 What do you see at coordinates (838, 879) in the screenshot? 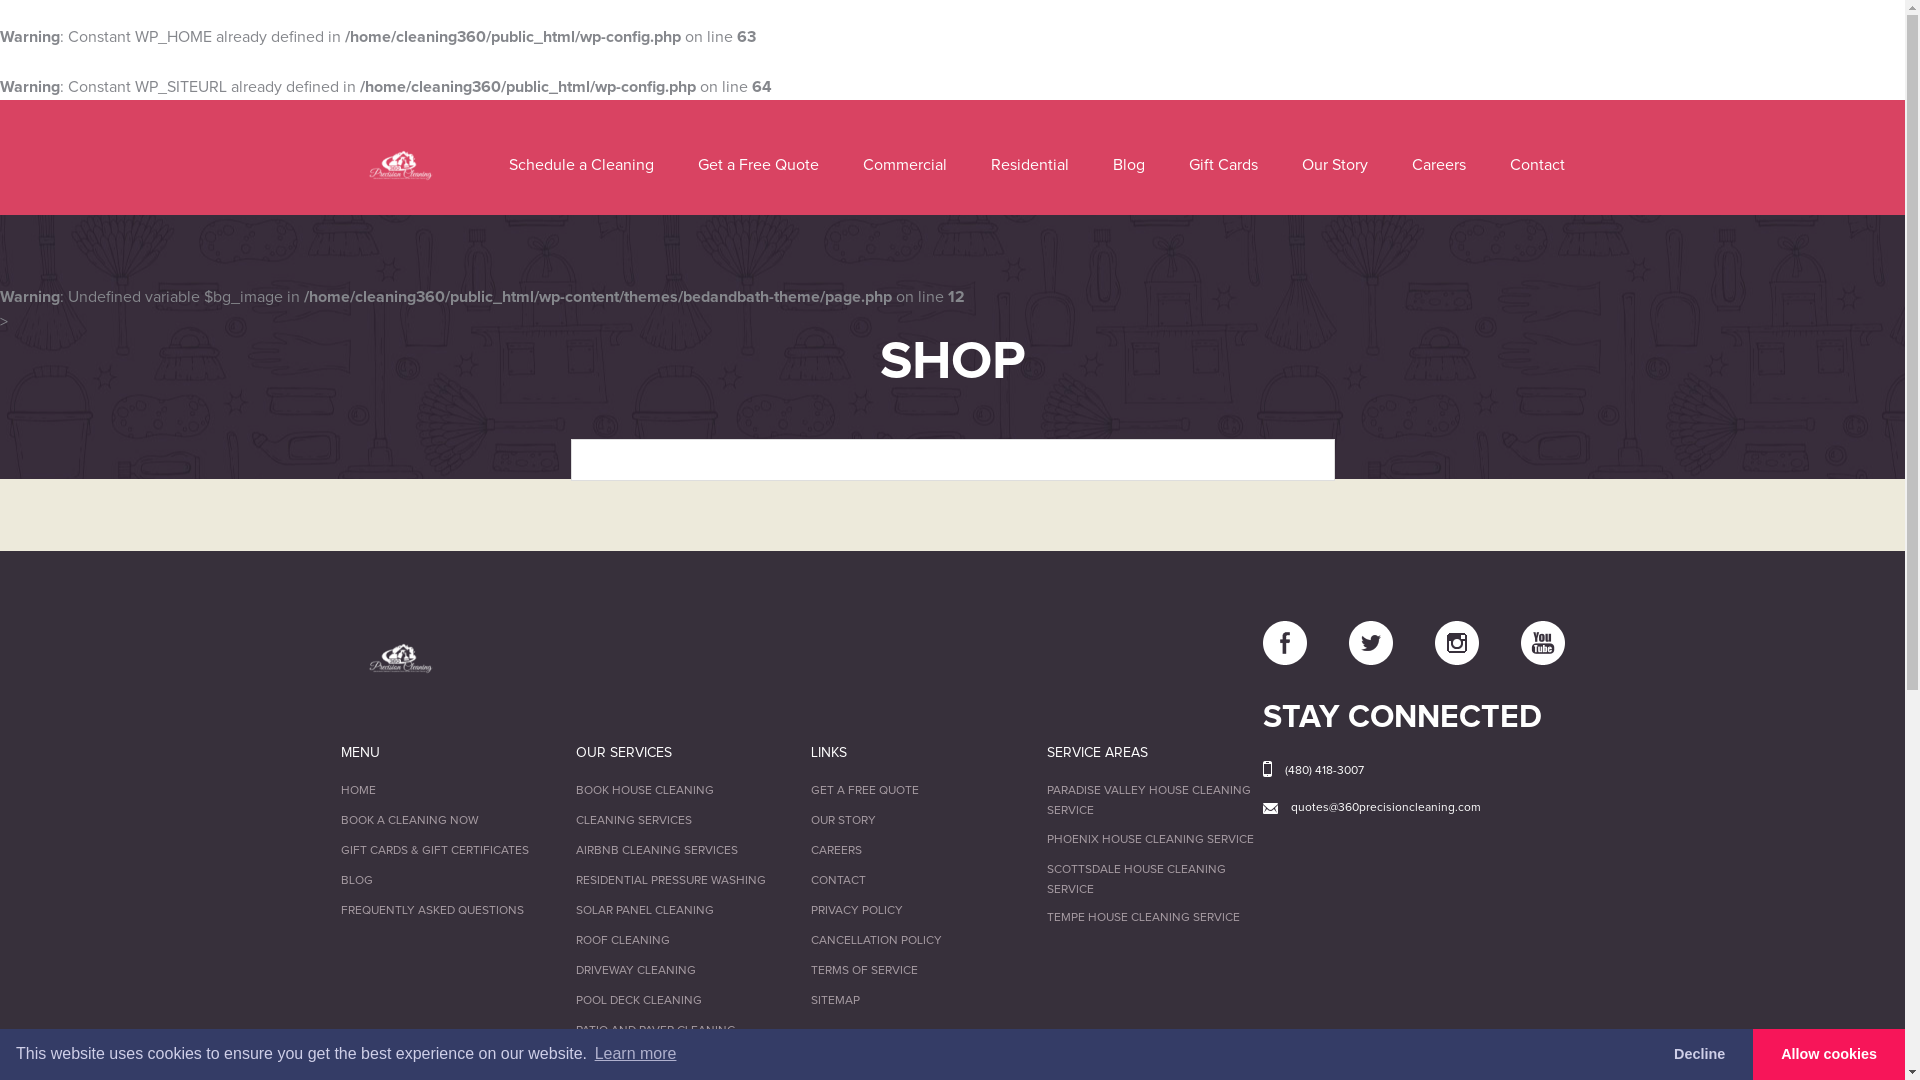
I see `'CONTACT'` at bounding box center [838, 879].